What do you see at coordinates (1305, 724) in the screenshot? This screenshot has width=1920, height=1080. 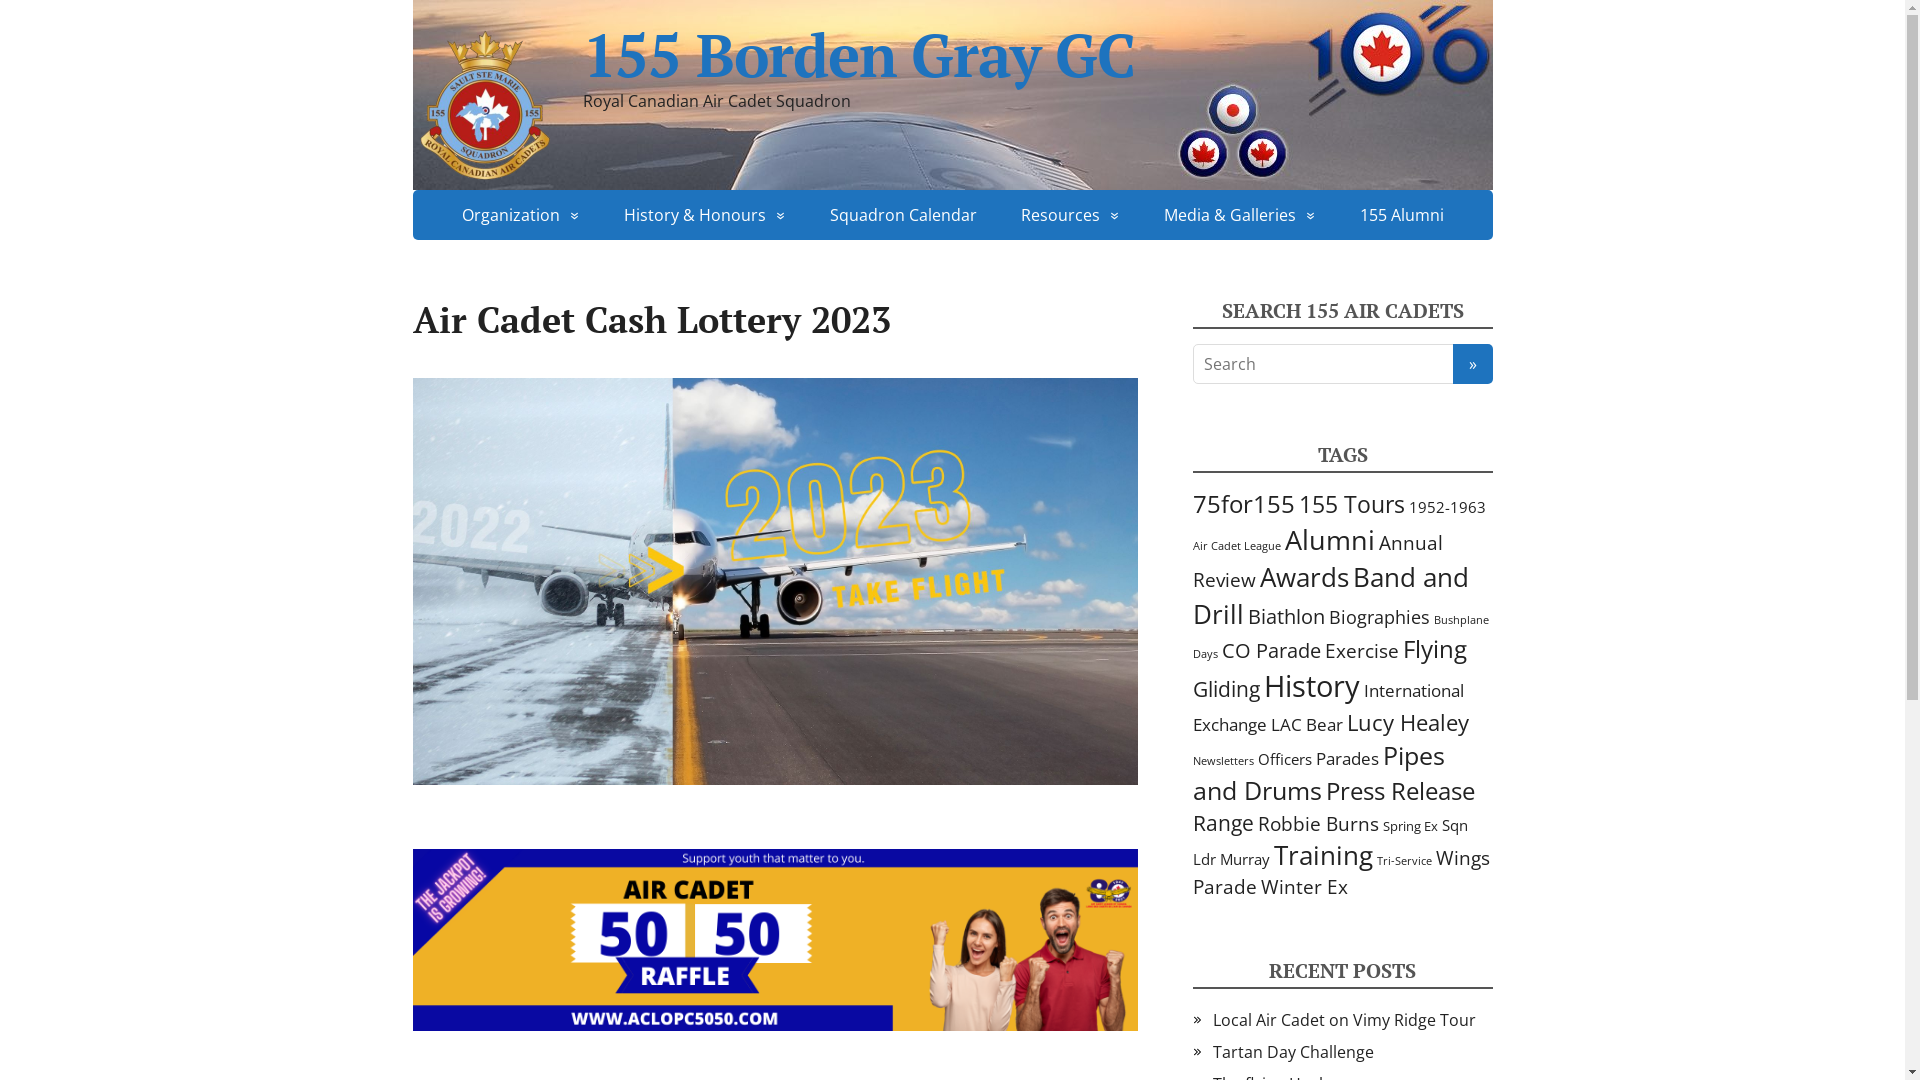 I see `'LAC Bear'` at bounding box center [1305, 724].